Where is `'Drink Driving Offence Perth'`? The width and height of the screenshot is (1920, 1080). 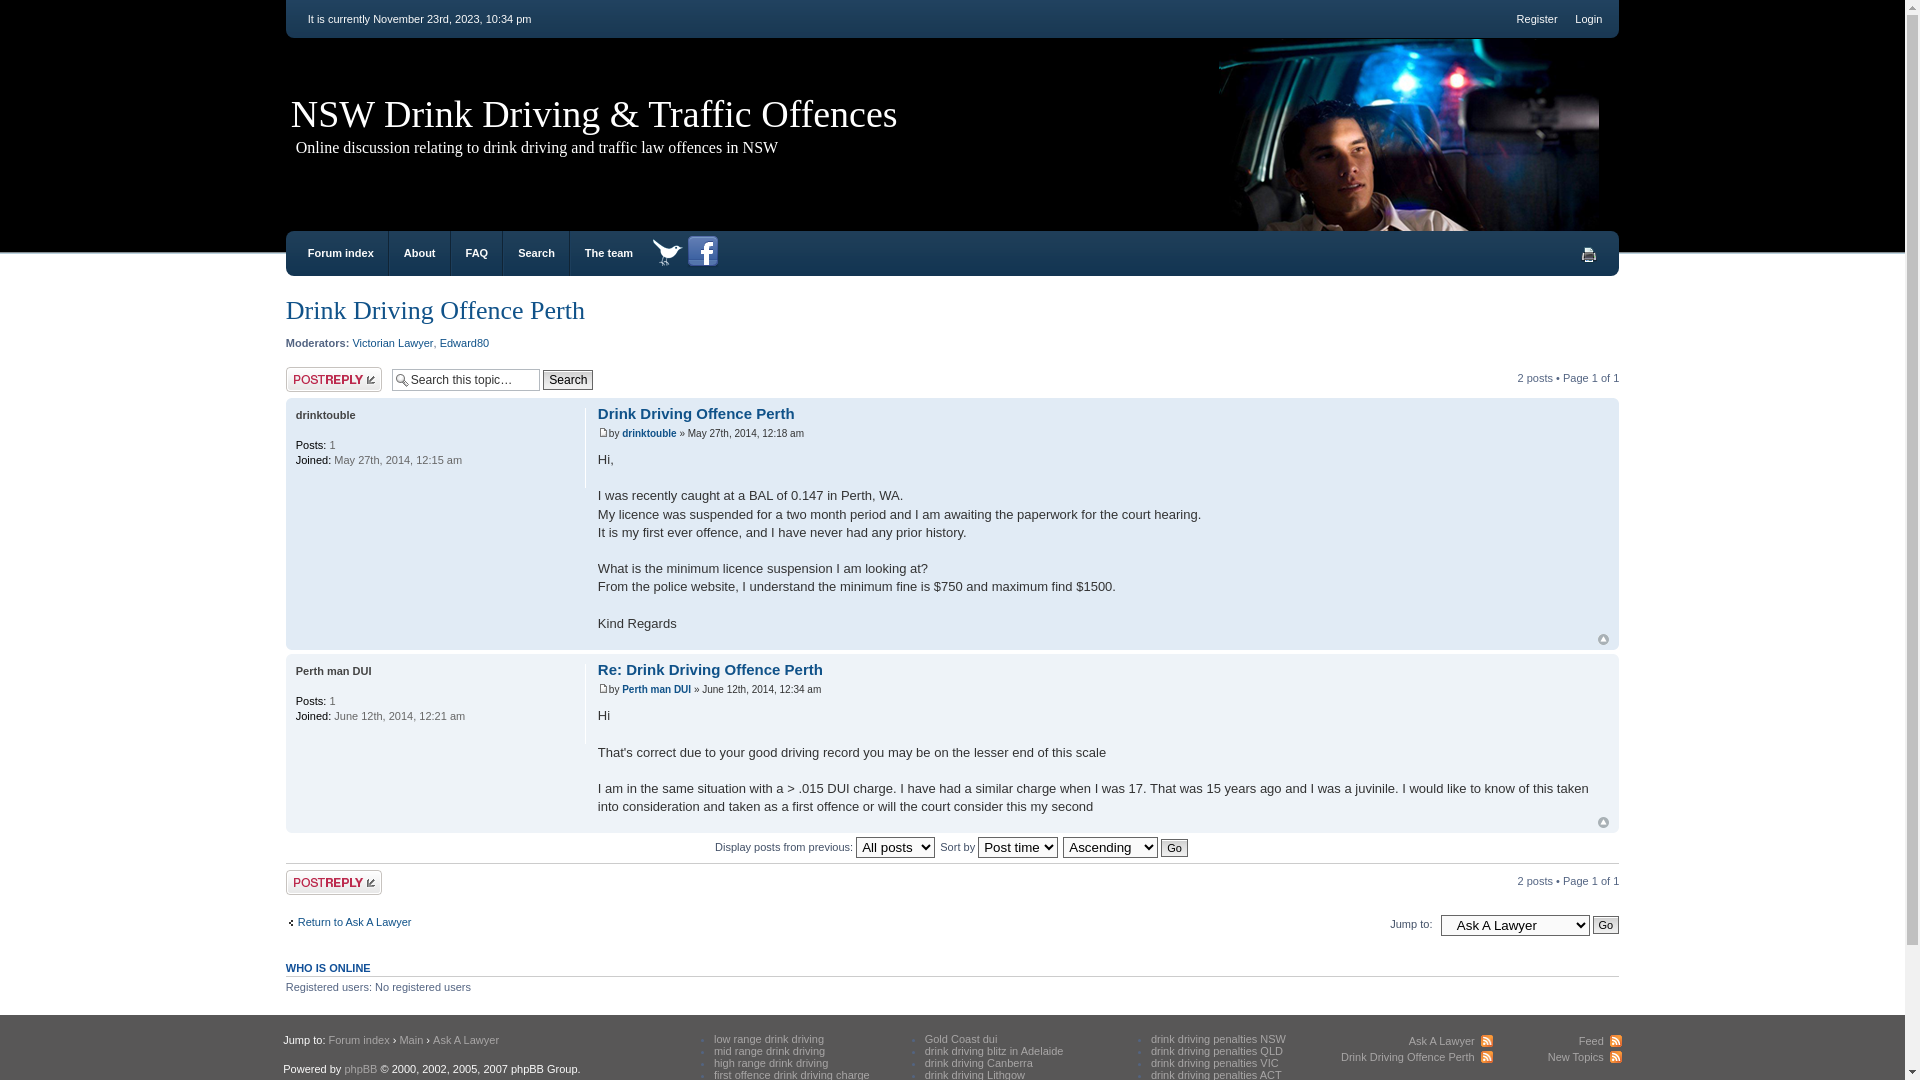 'Drink Driving Offence Perth' is located at coordinates (696, 412).